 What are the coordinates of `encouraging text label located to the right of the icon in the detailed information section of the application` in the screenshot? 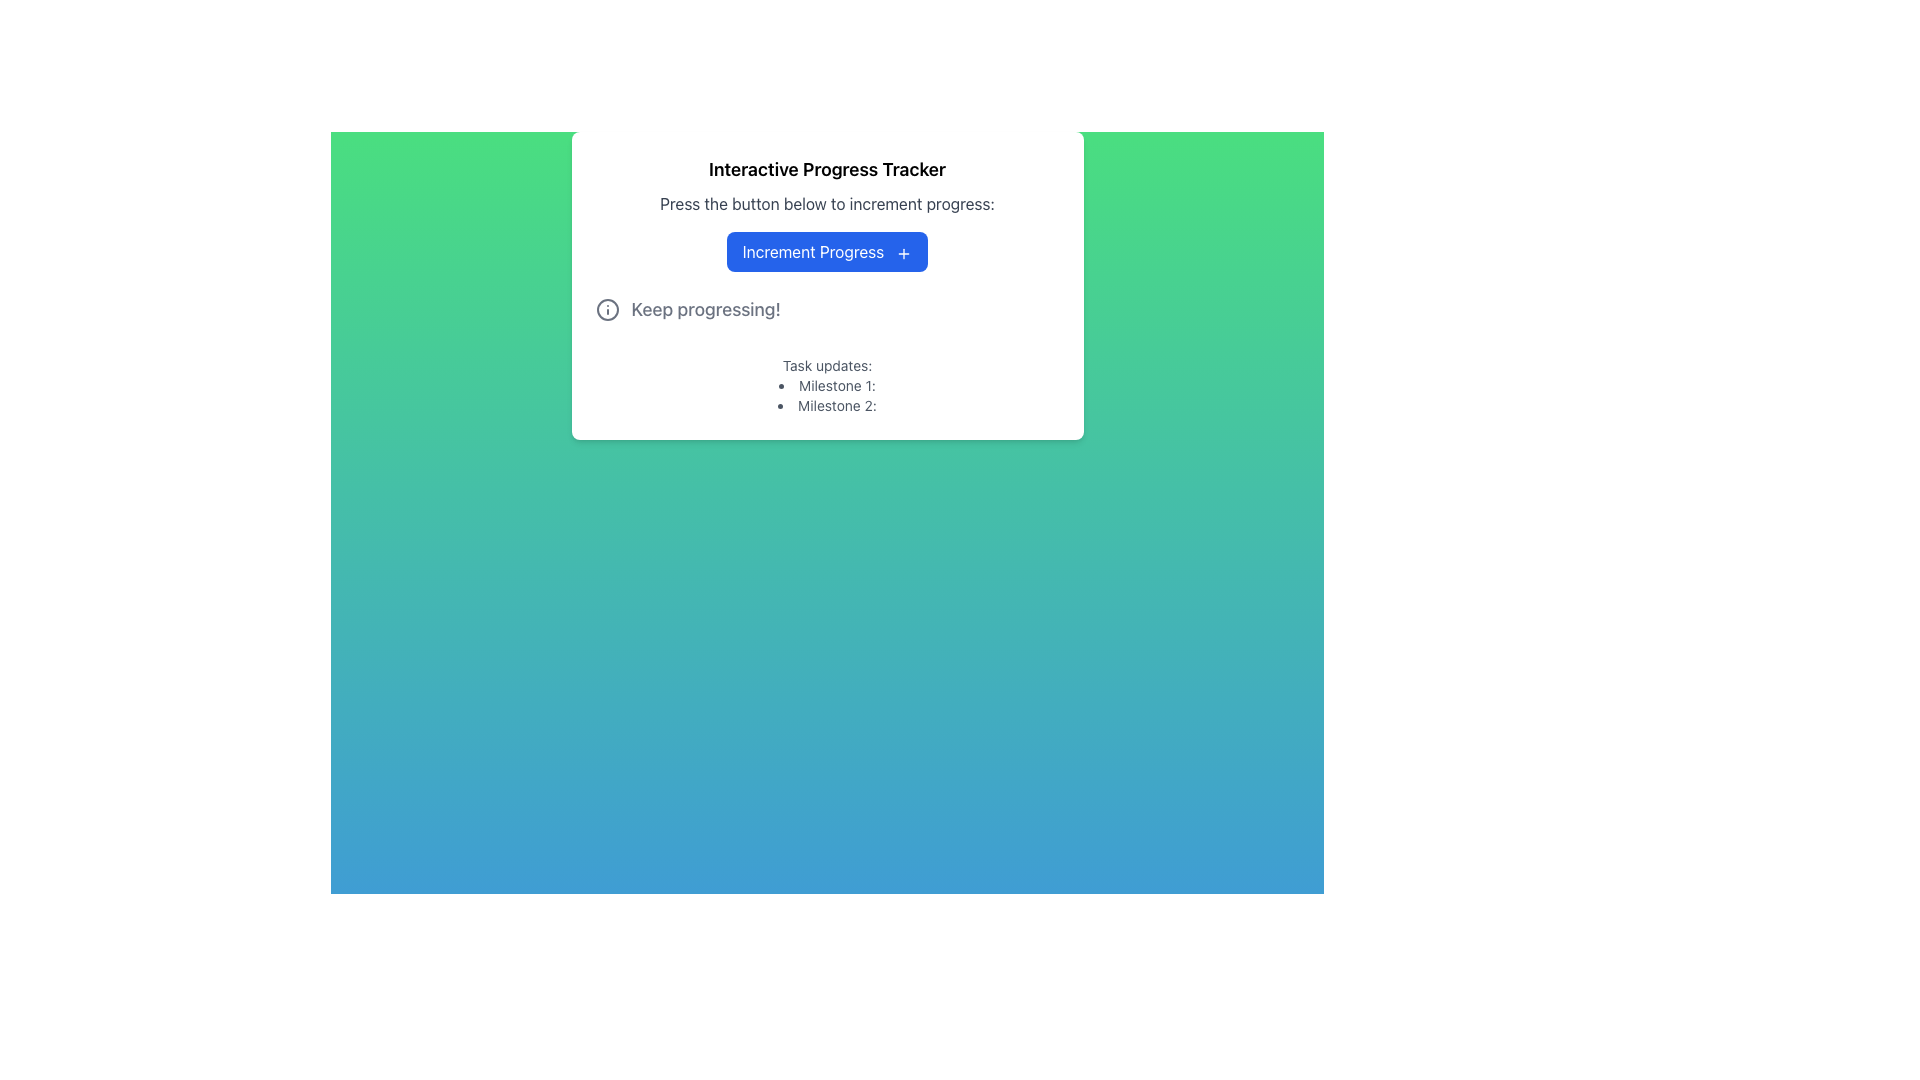 It's located at (706, 309).